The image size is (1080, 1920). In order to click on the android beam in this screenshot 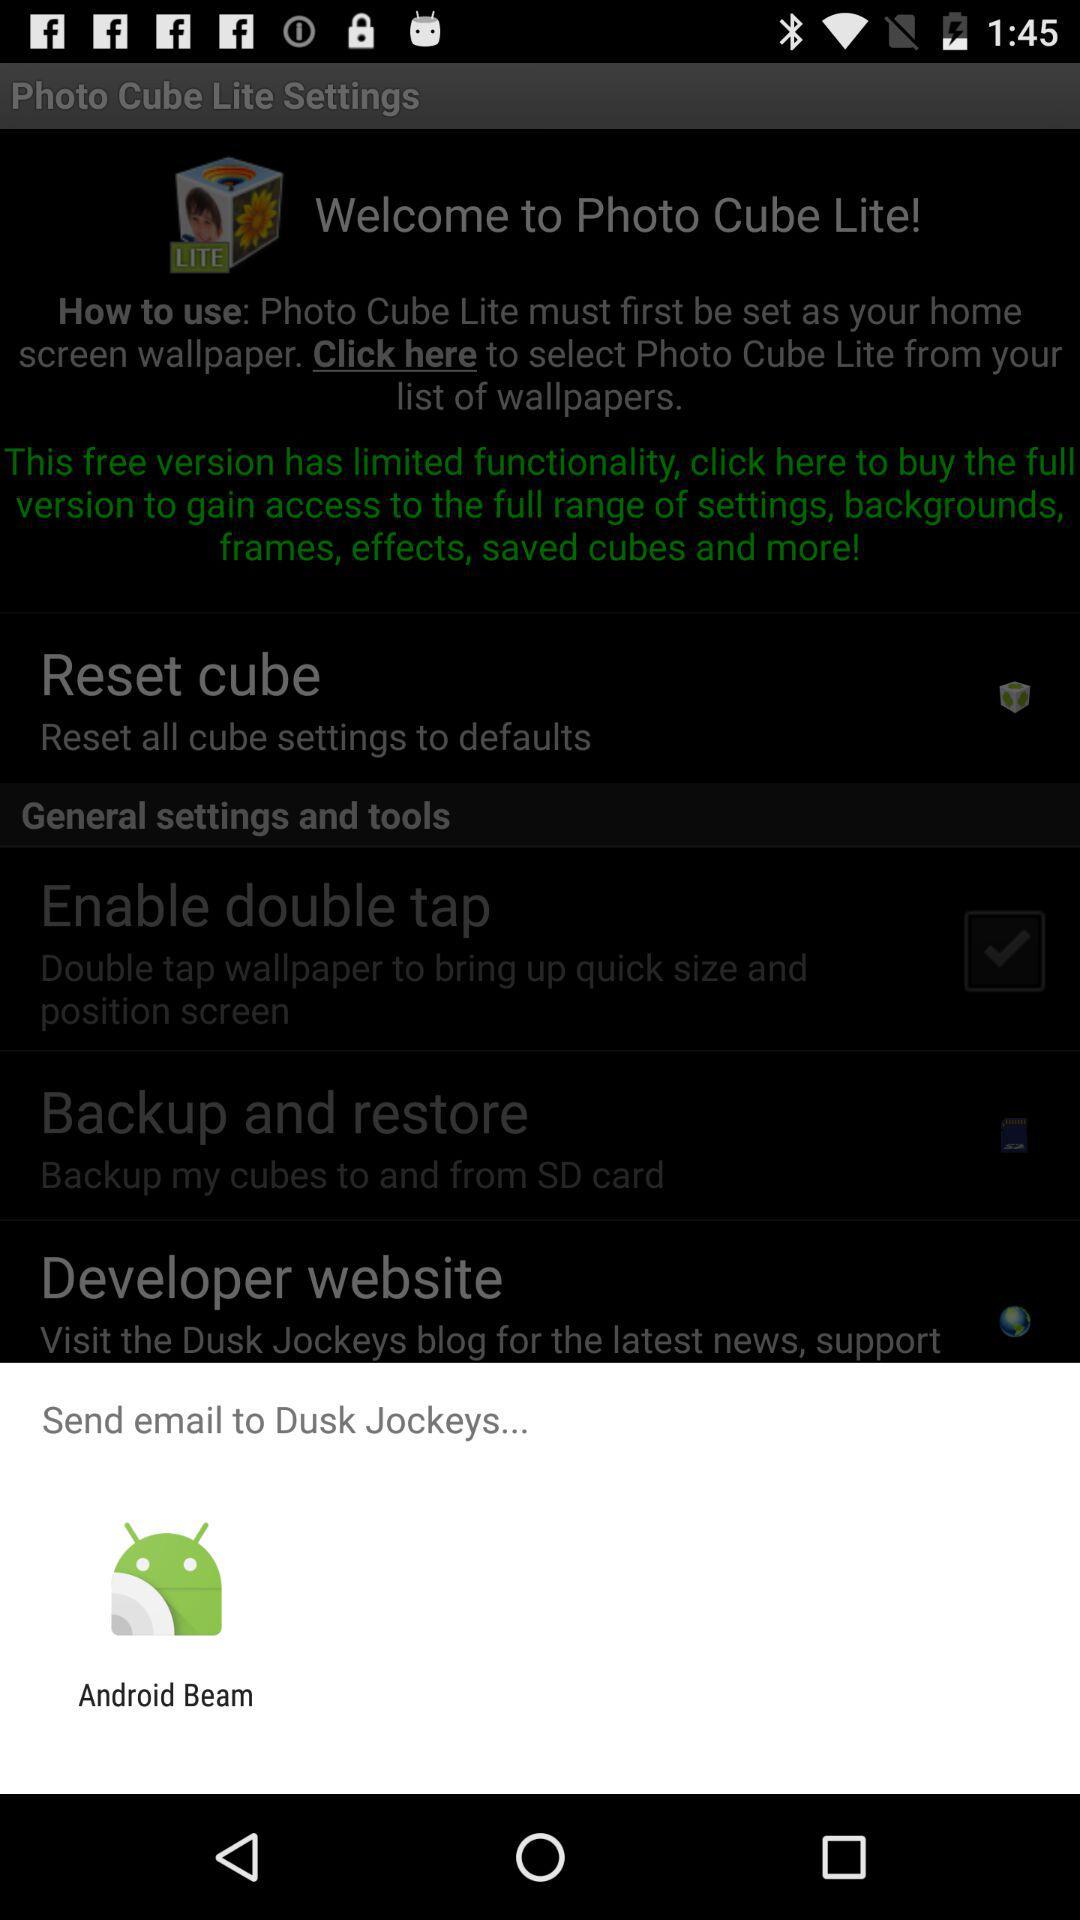, I will do `click(165, 1711)`.